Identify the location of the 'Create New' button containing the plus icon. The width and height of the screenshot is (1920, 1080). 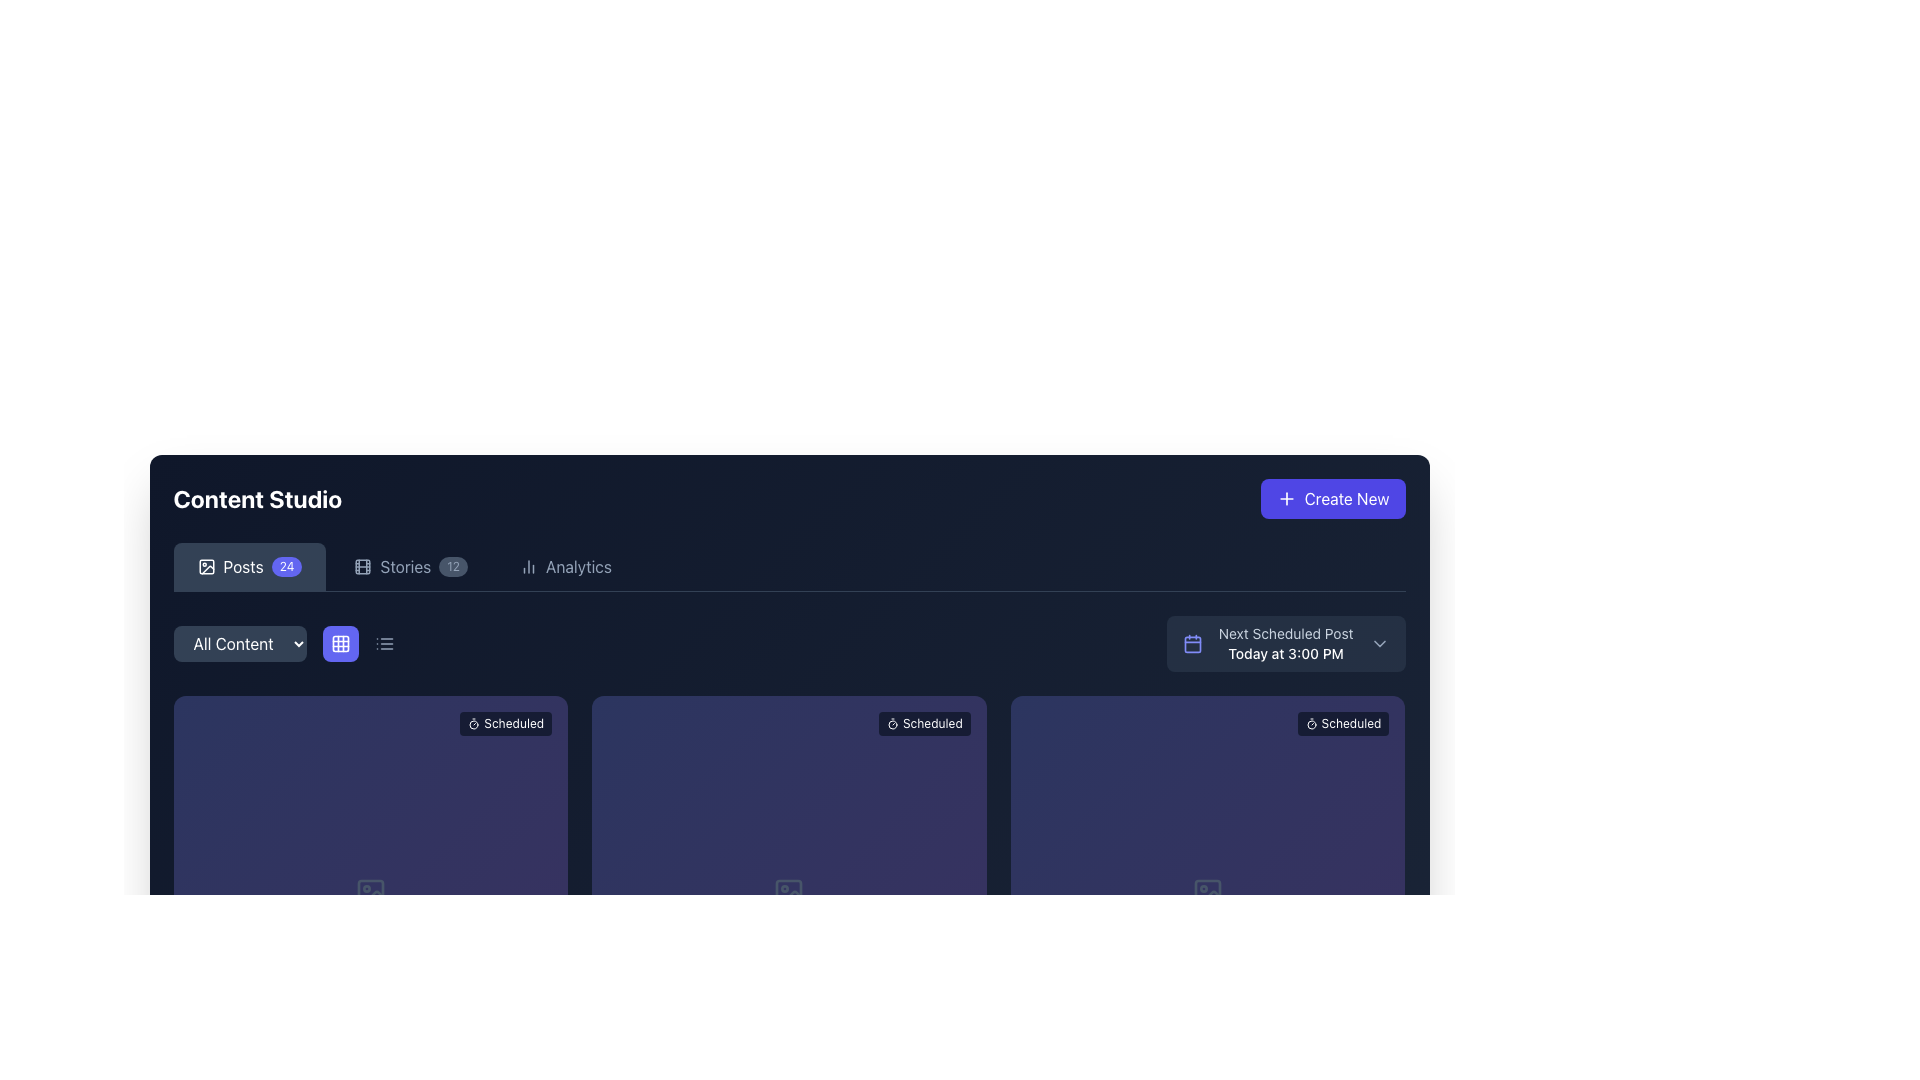
(1286, 497).